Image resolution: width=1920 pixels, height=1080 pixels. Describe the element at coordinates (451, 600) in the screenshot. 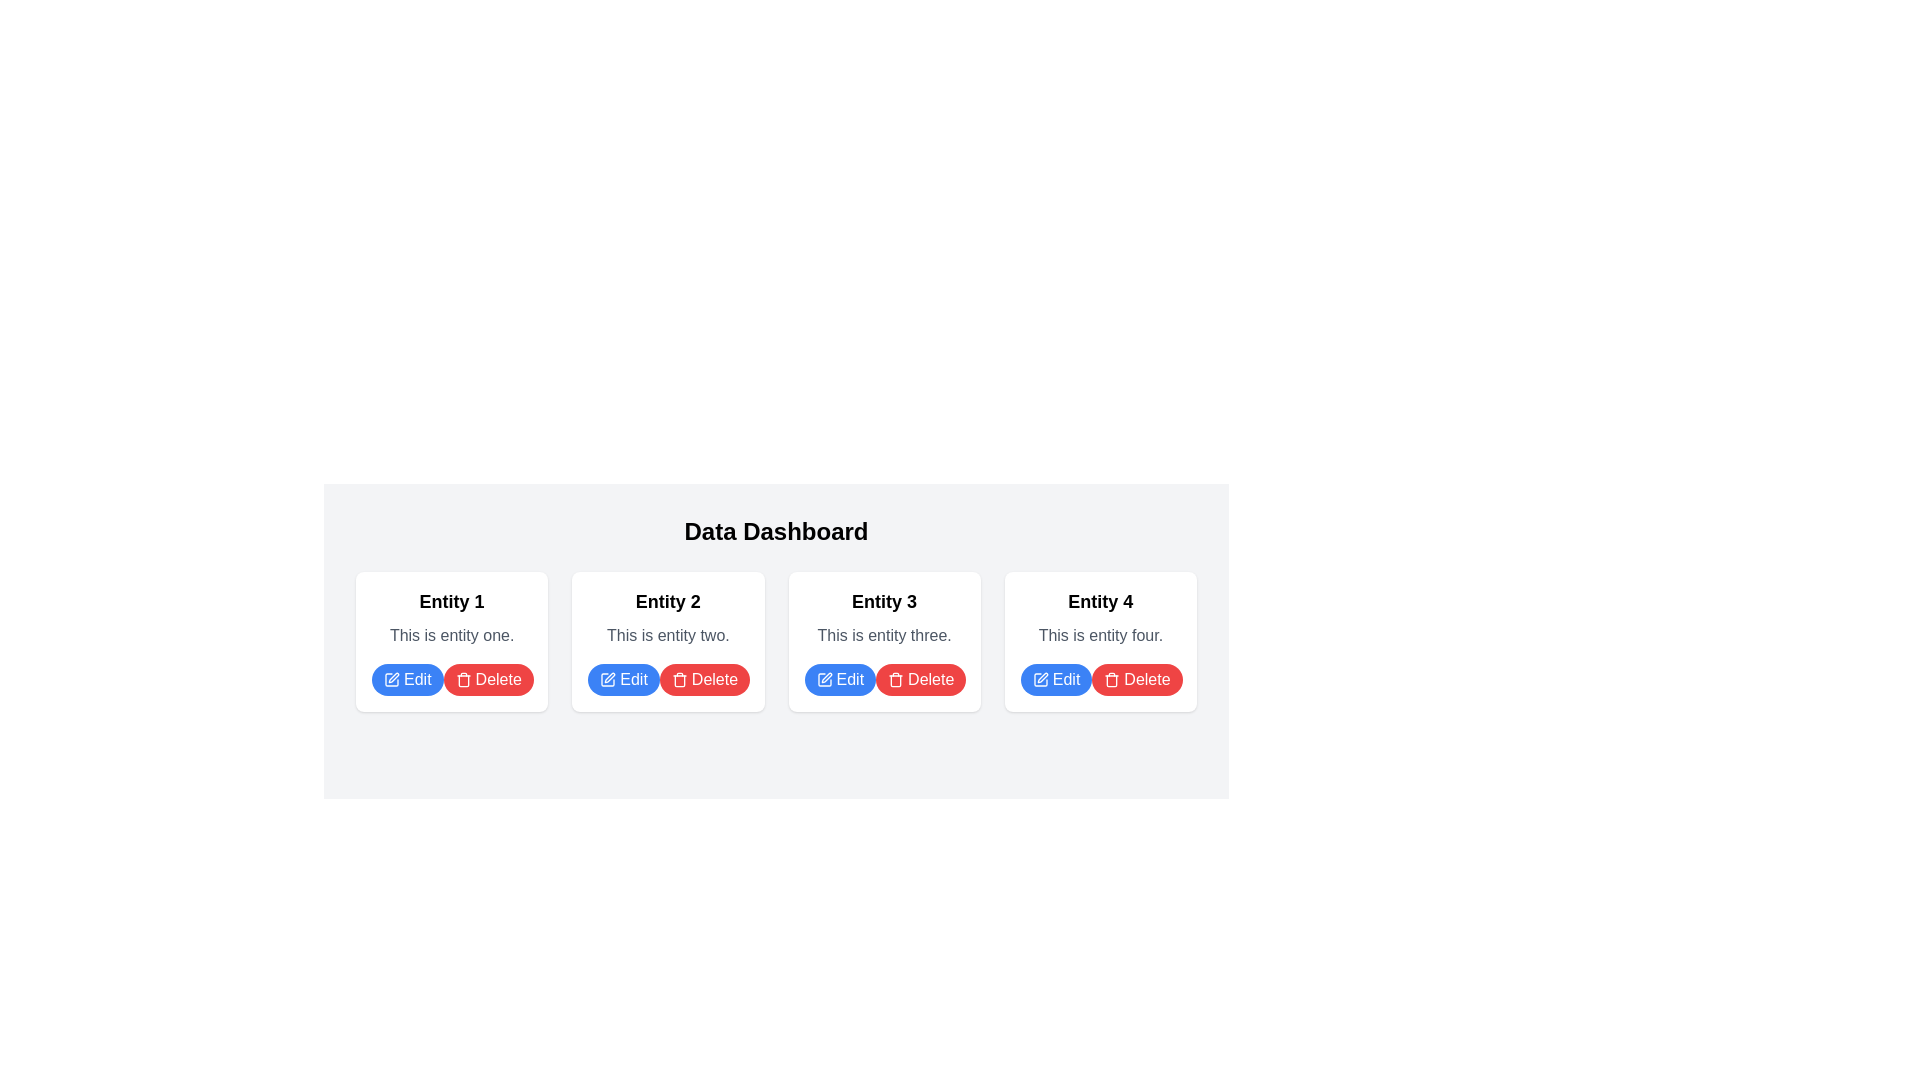

I see `the text label displaying 'Entity 1', which is positioned at the top of the first card in a grid layout on the 'Data Dashboard'` at that location.